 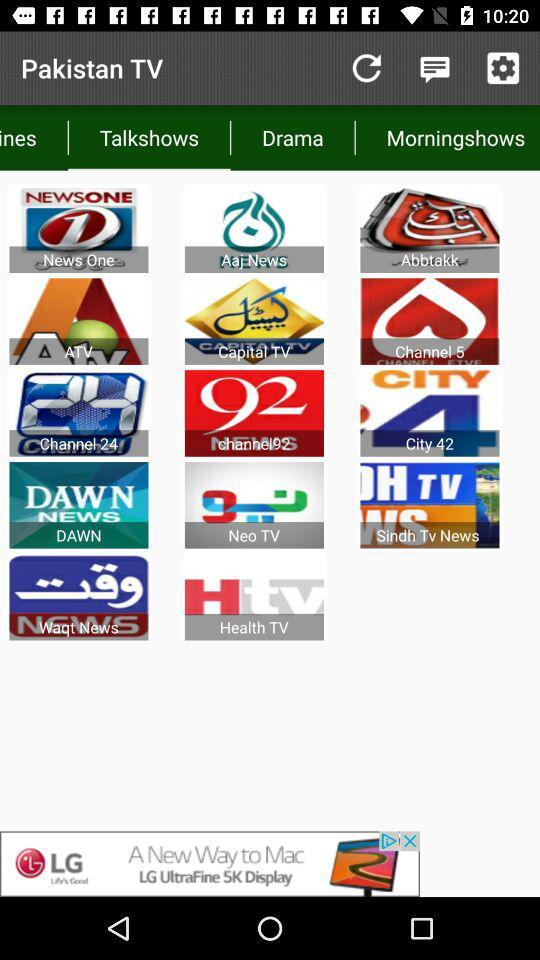 What do you see at coordinates (365, 68) in the screenshot?
I see `refresh page` at bounding box center [365, 68].